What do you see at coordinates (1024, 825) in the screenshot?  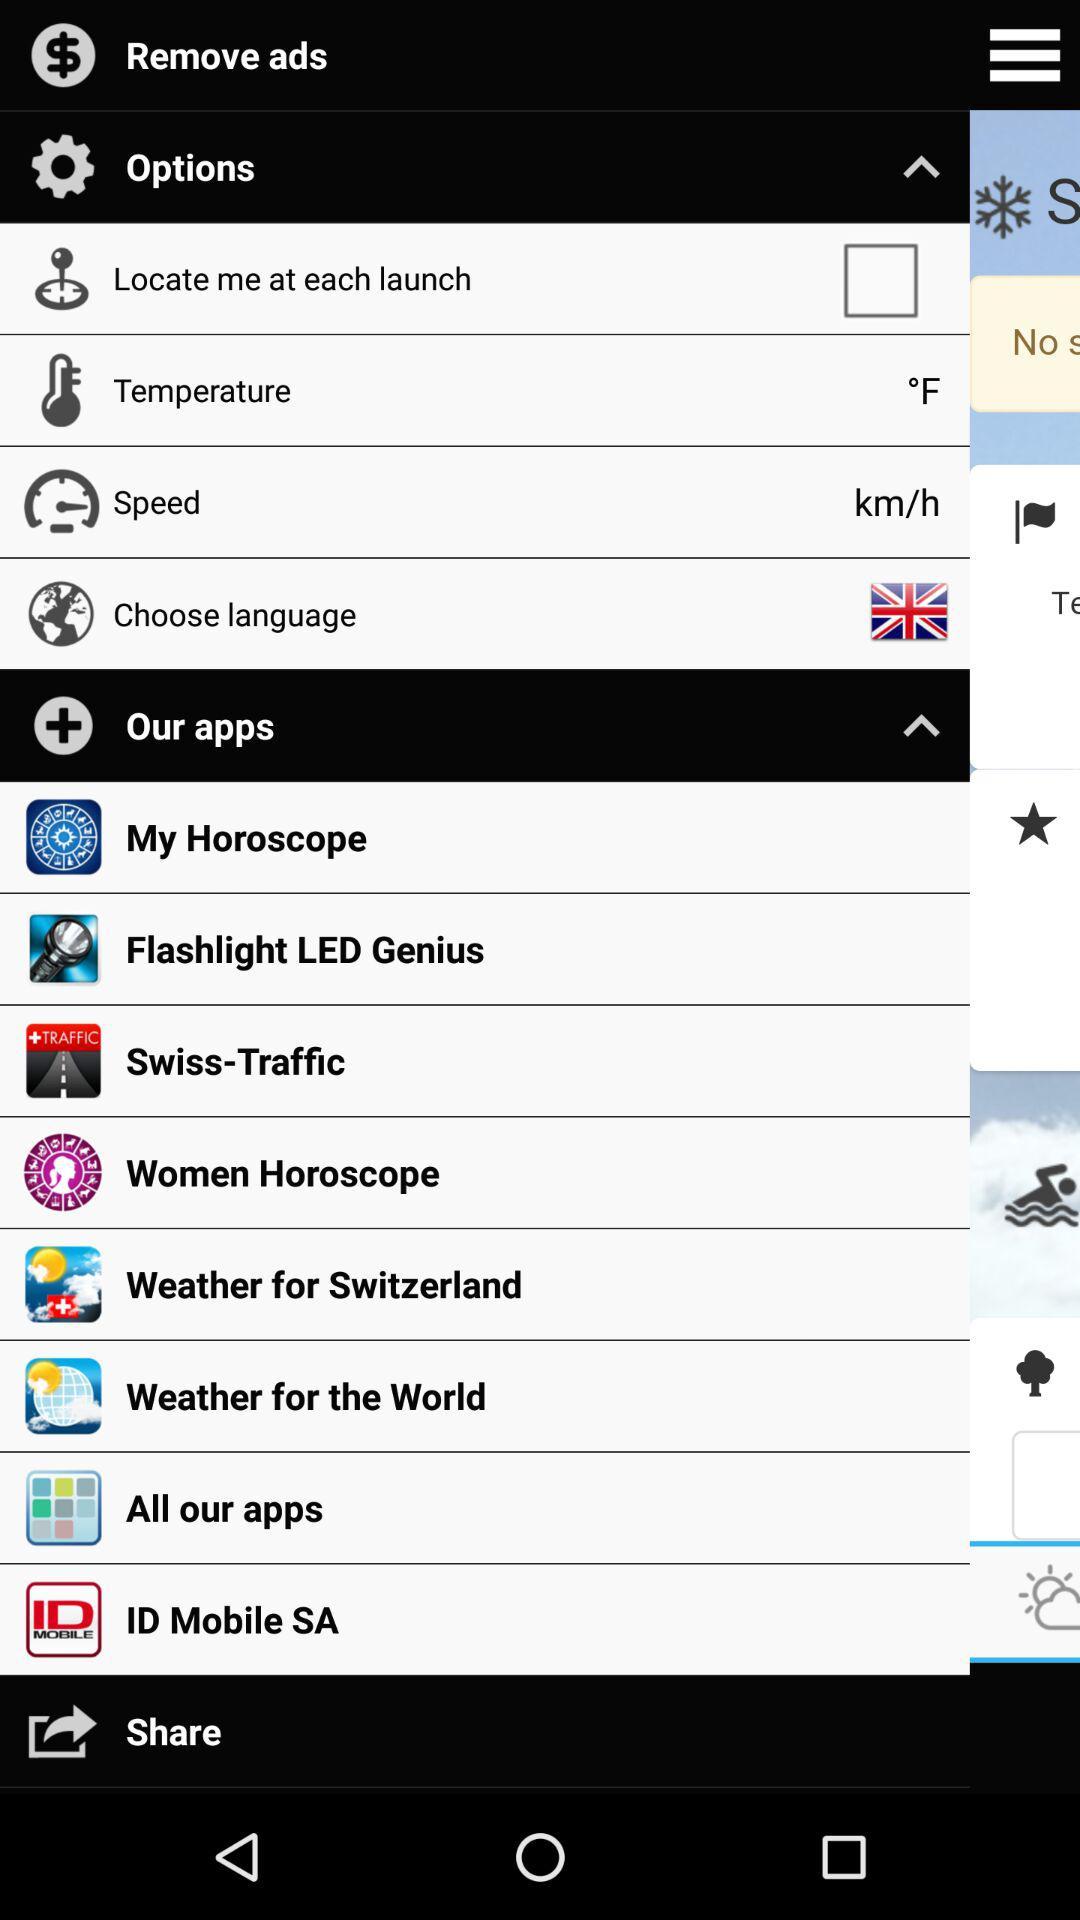 I see `return to app` at bounding box center [1024, 825].